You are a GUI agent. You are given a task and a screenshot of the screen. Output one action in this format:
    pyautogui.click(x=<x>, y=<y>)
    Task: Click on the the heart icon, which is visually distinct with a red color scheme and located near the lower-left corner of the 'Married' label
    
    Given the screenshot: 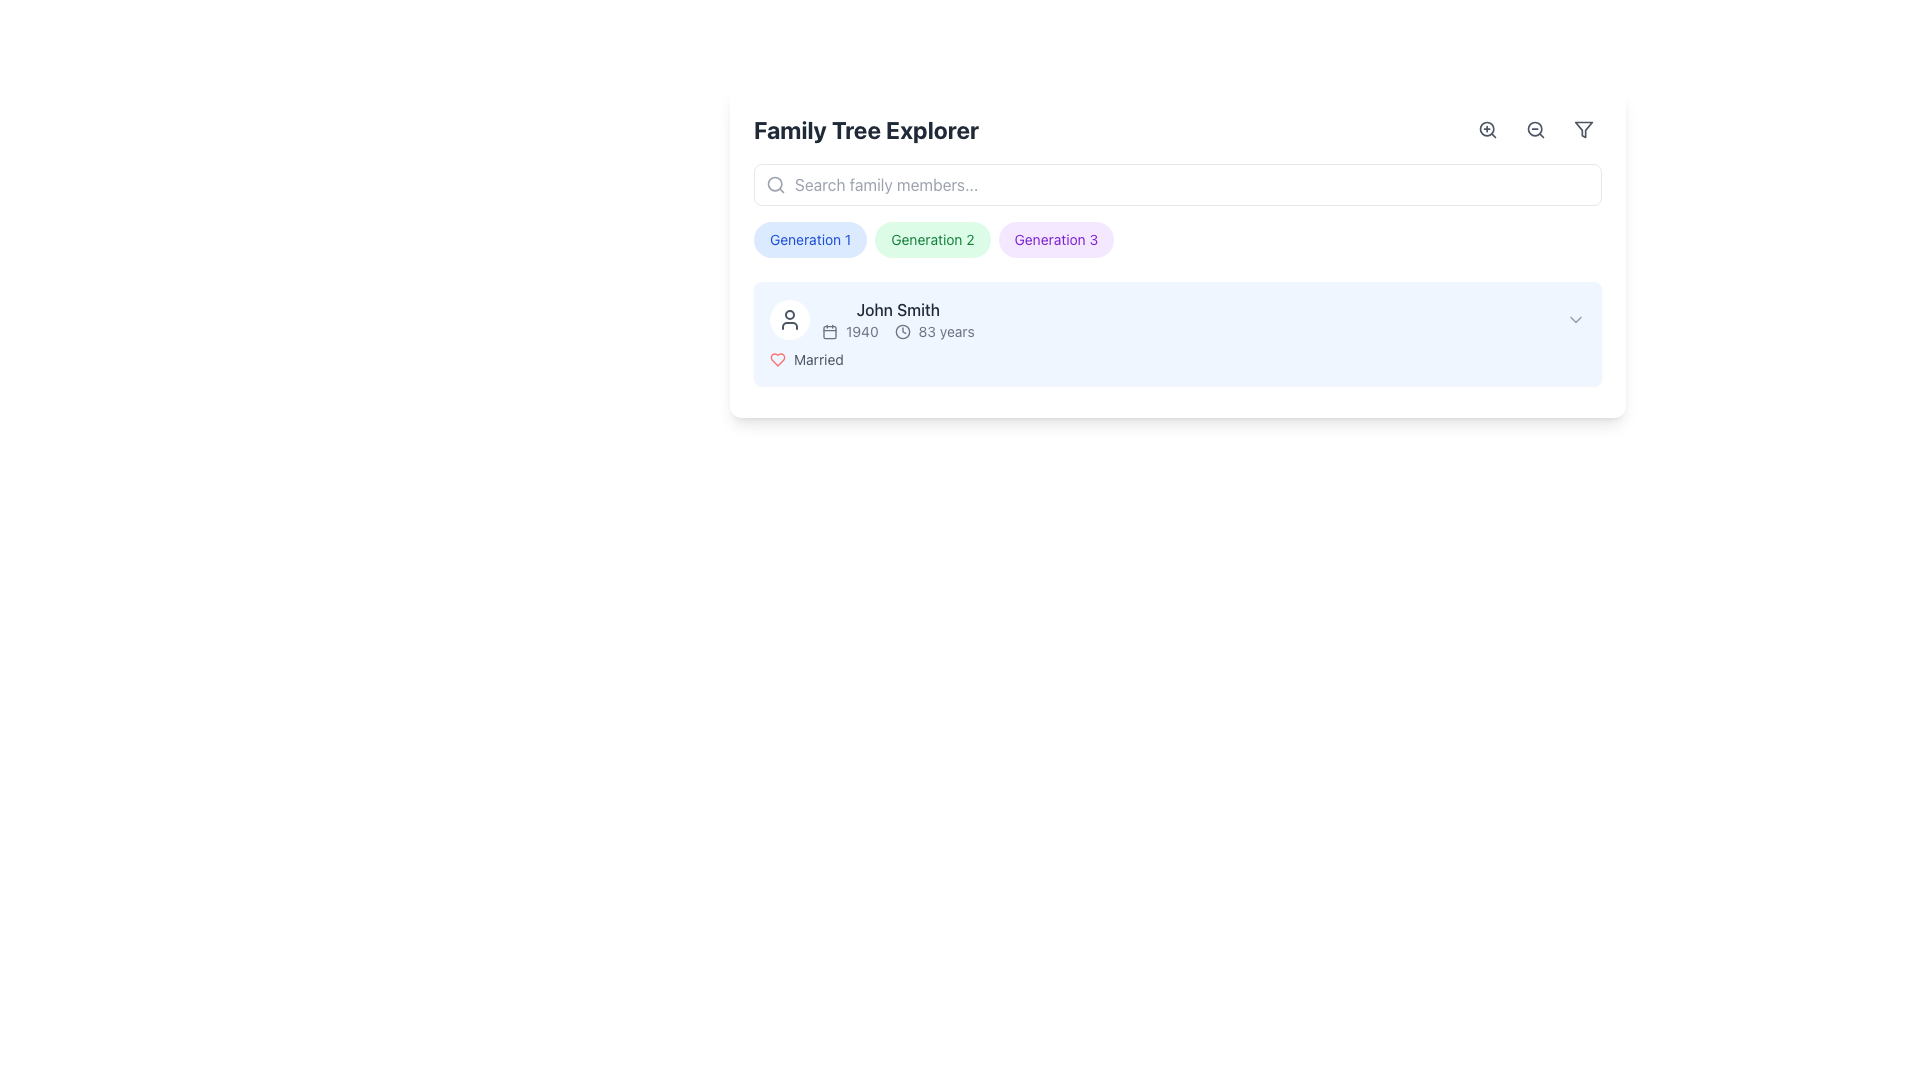 What is the action you would take?
    pyautogui.click(x=776, y=358)
    